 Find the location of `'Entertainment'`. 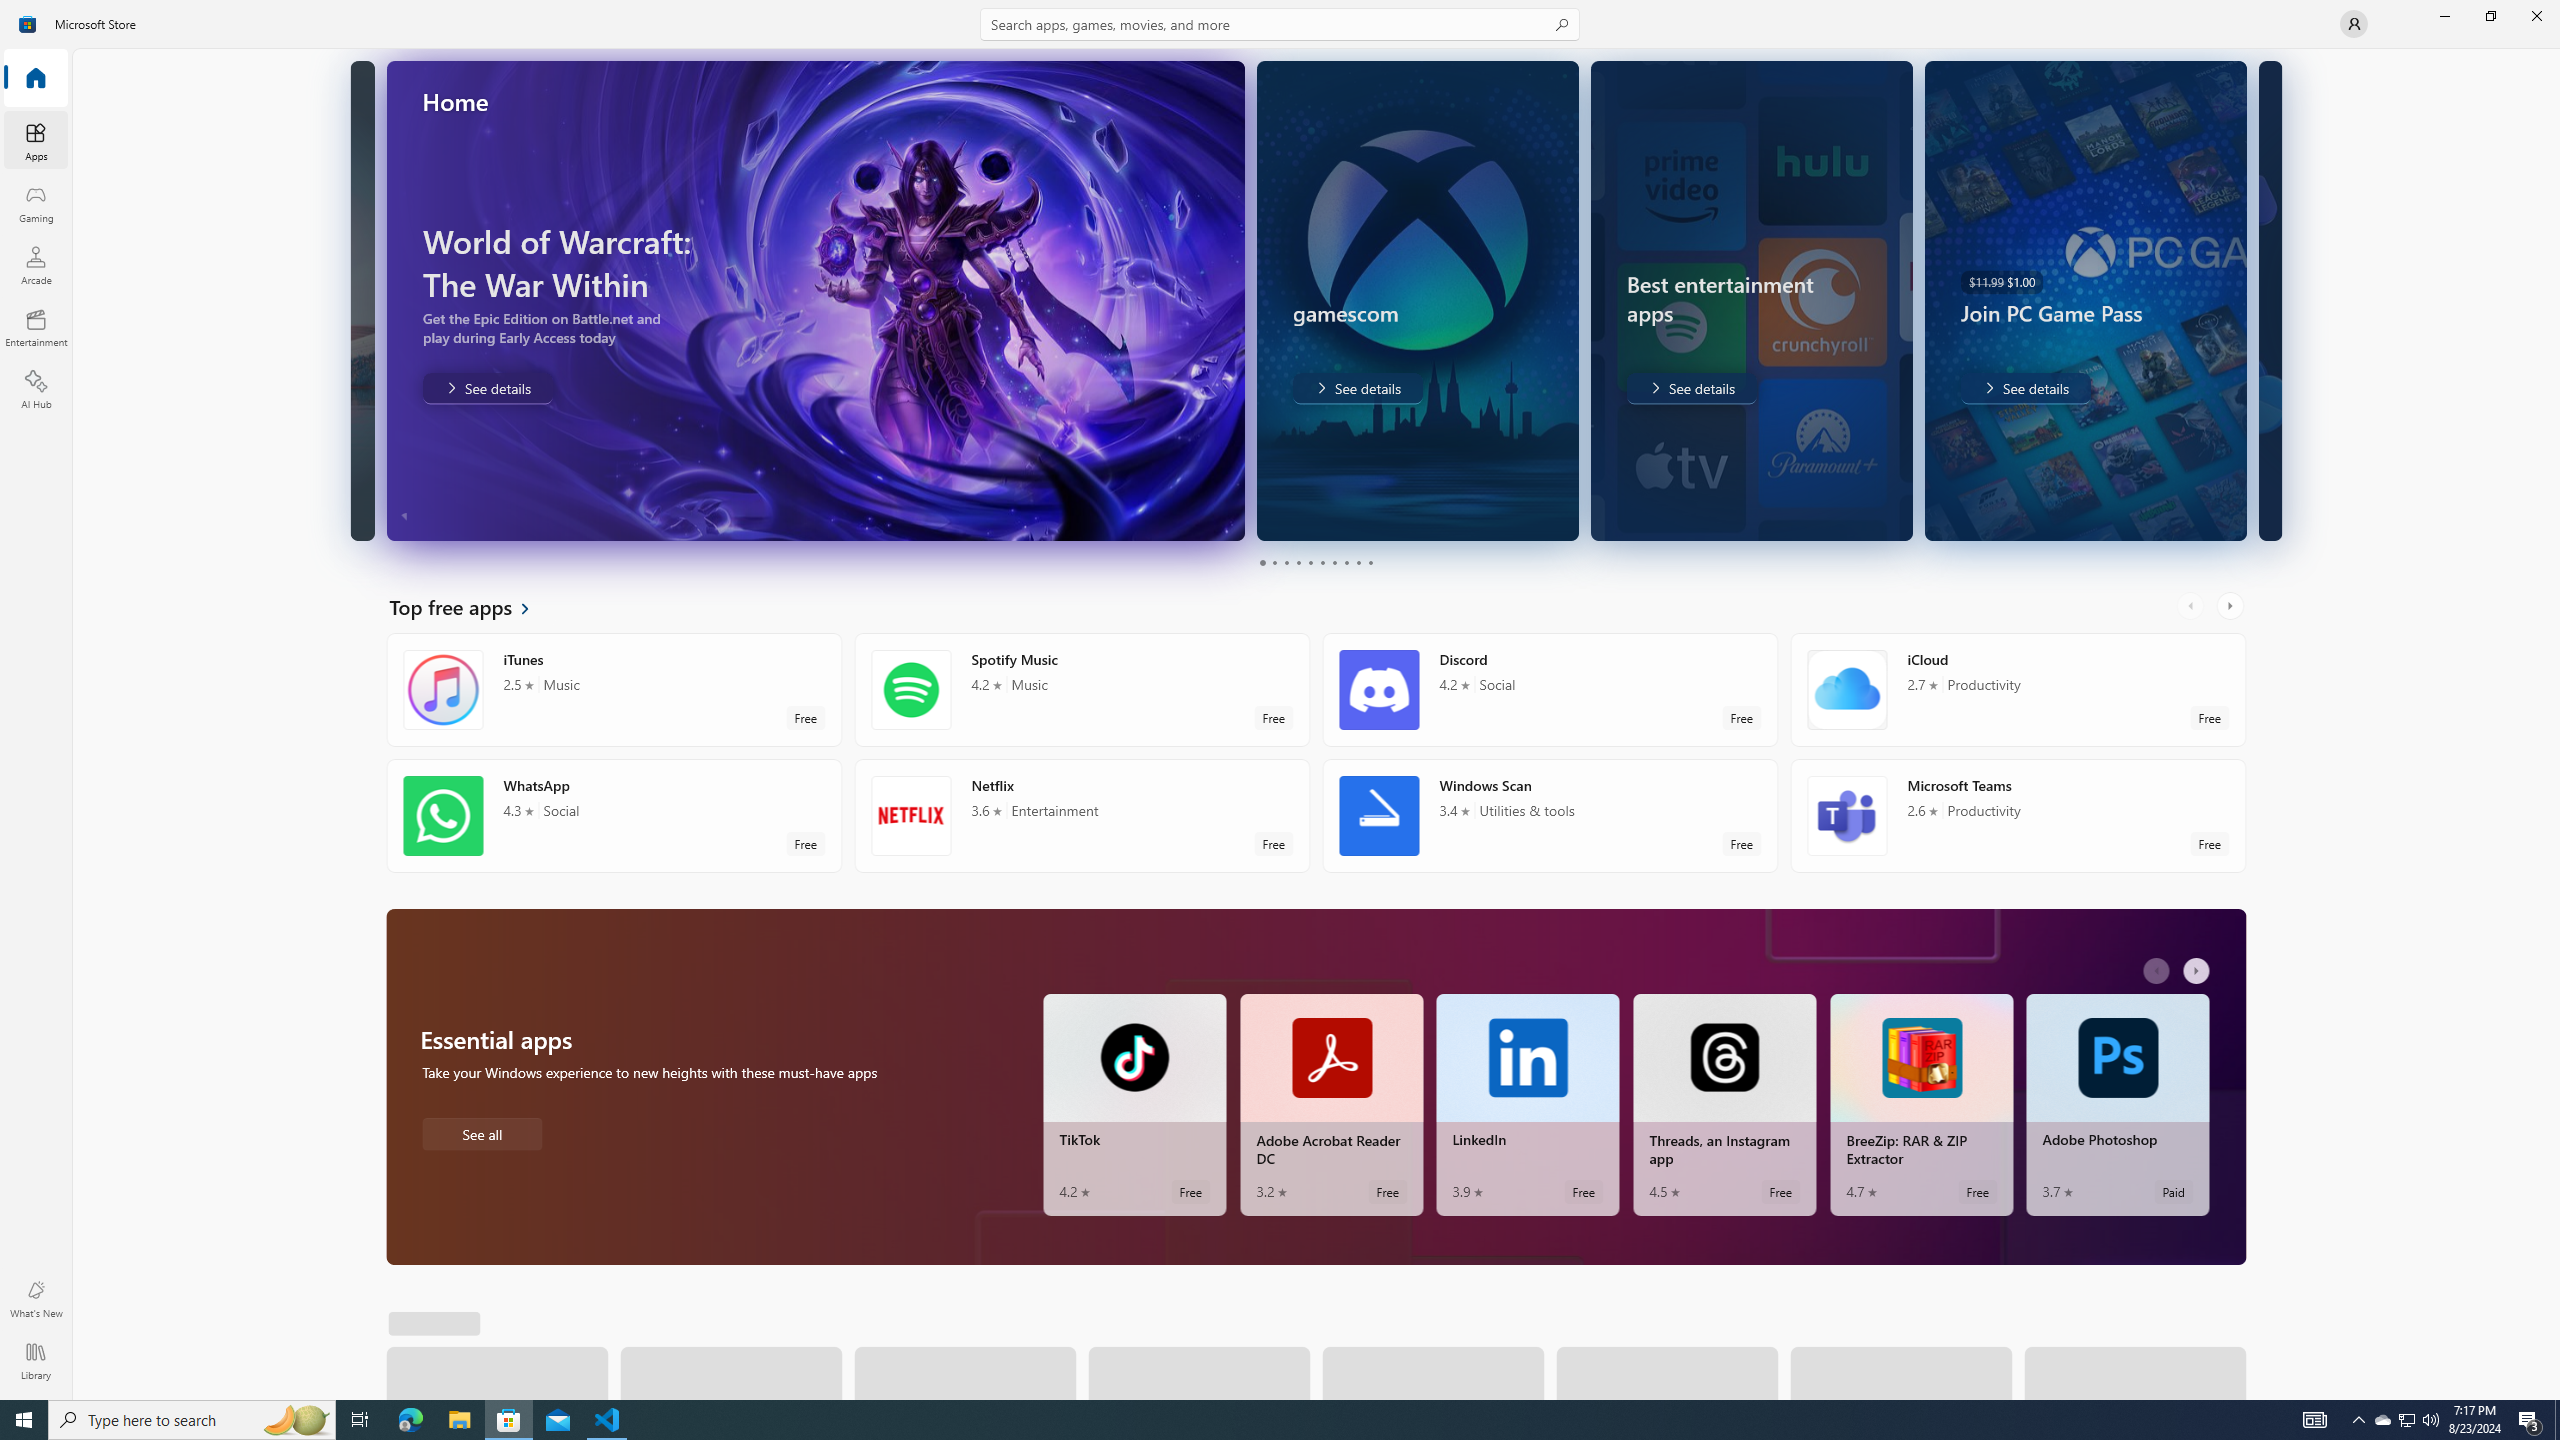

'Entertainment' is located at coordinates (34, 326).